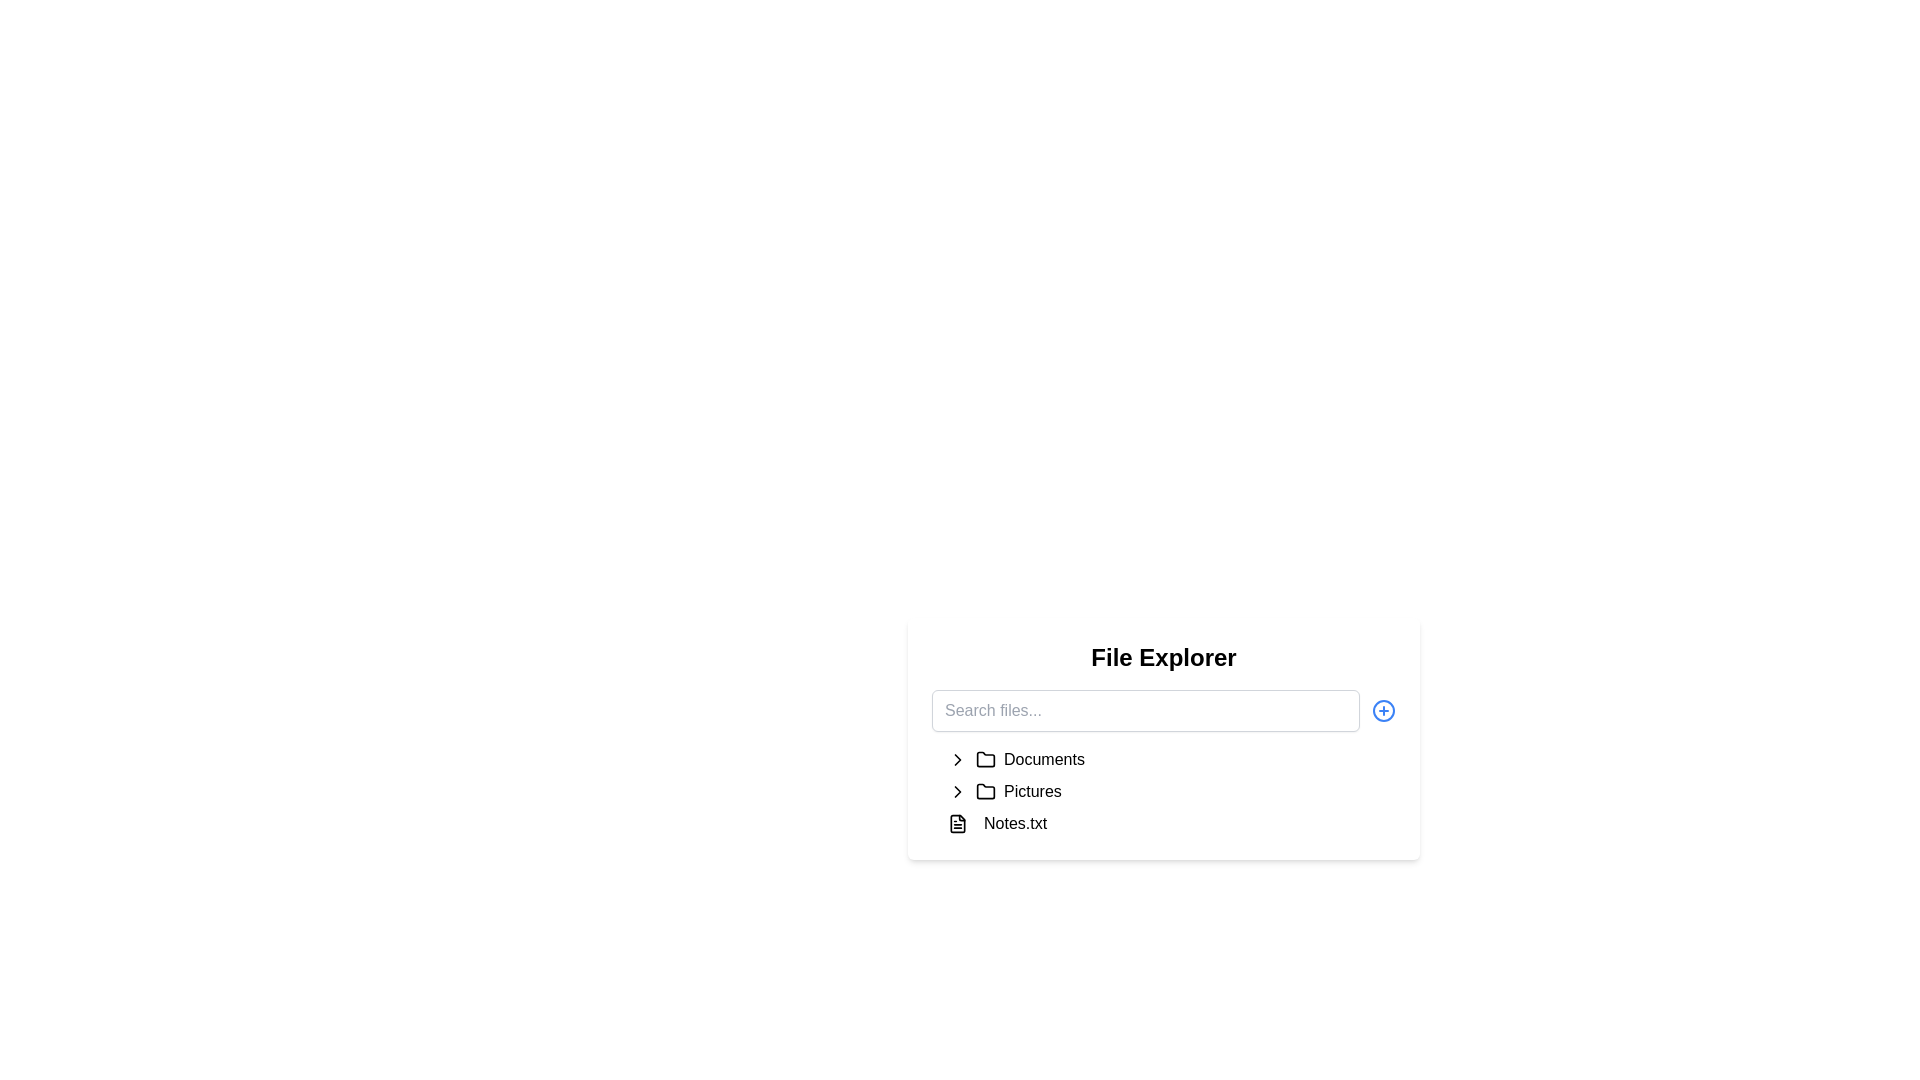  Describe the element at coordinates (957, 824) in the screenshot. I see `the text file icon that visually represents a text file` at that location.